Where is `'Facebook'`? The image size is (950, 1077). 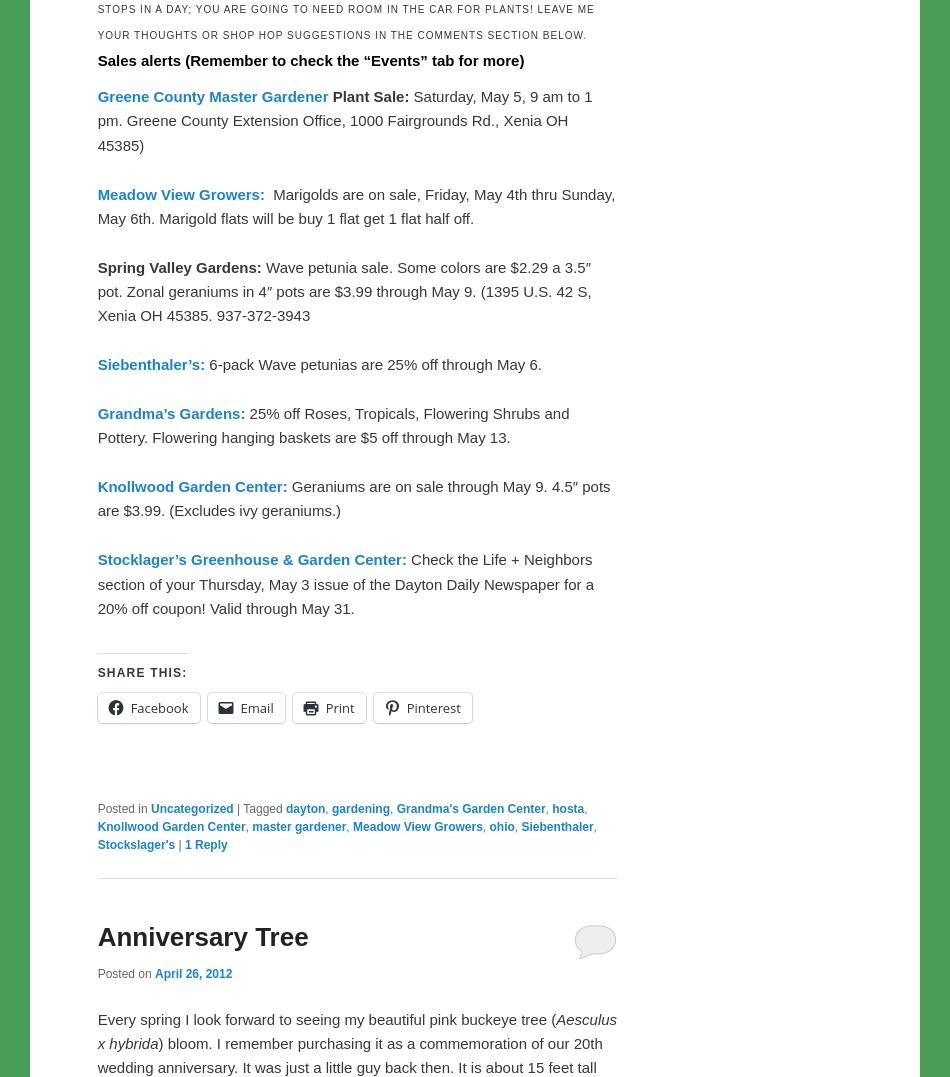 'Facebook' is located at coordinates (159, 707).